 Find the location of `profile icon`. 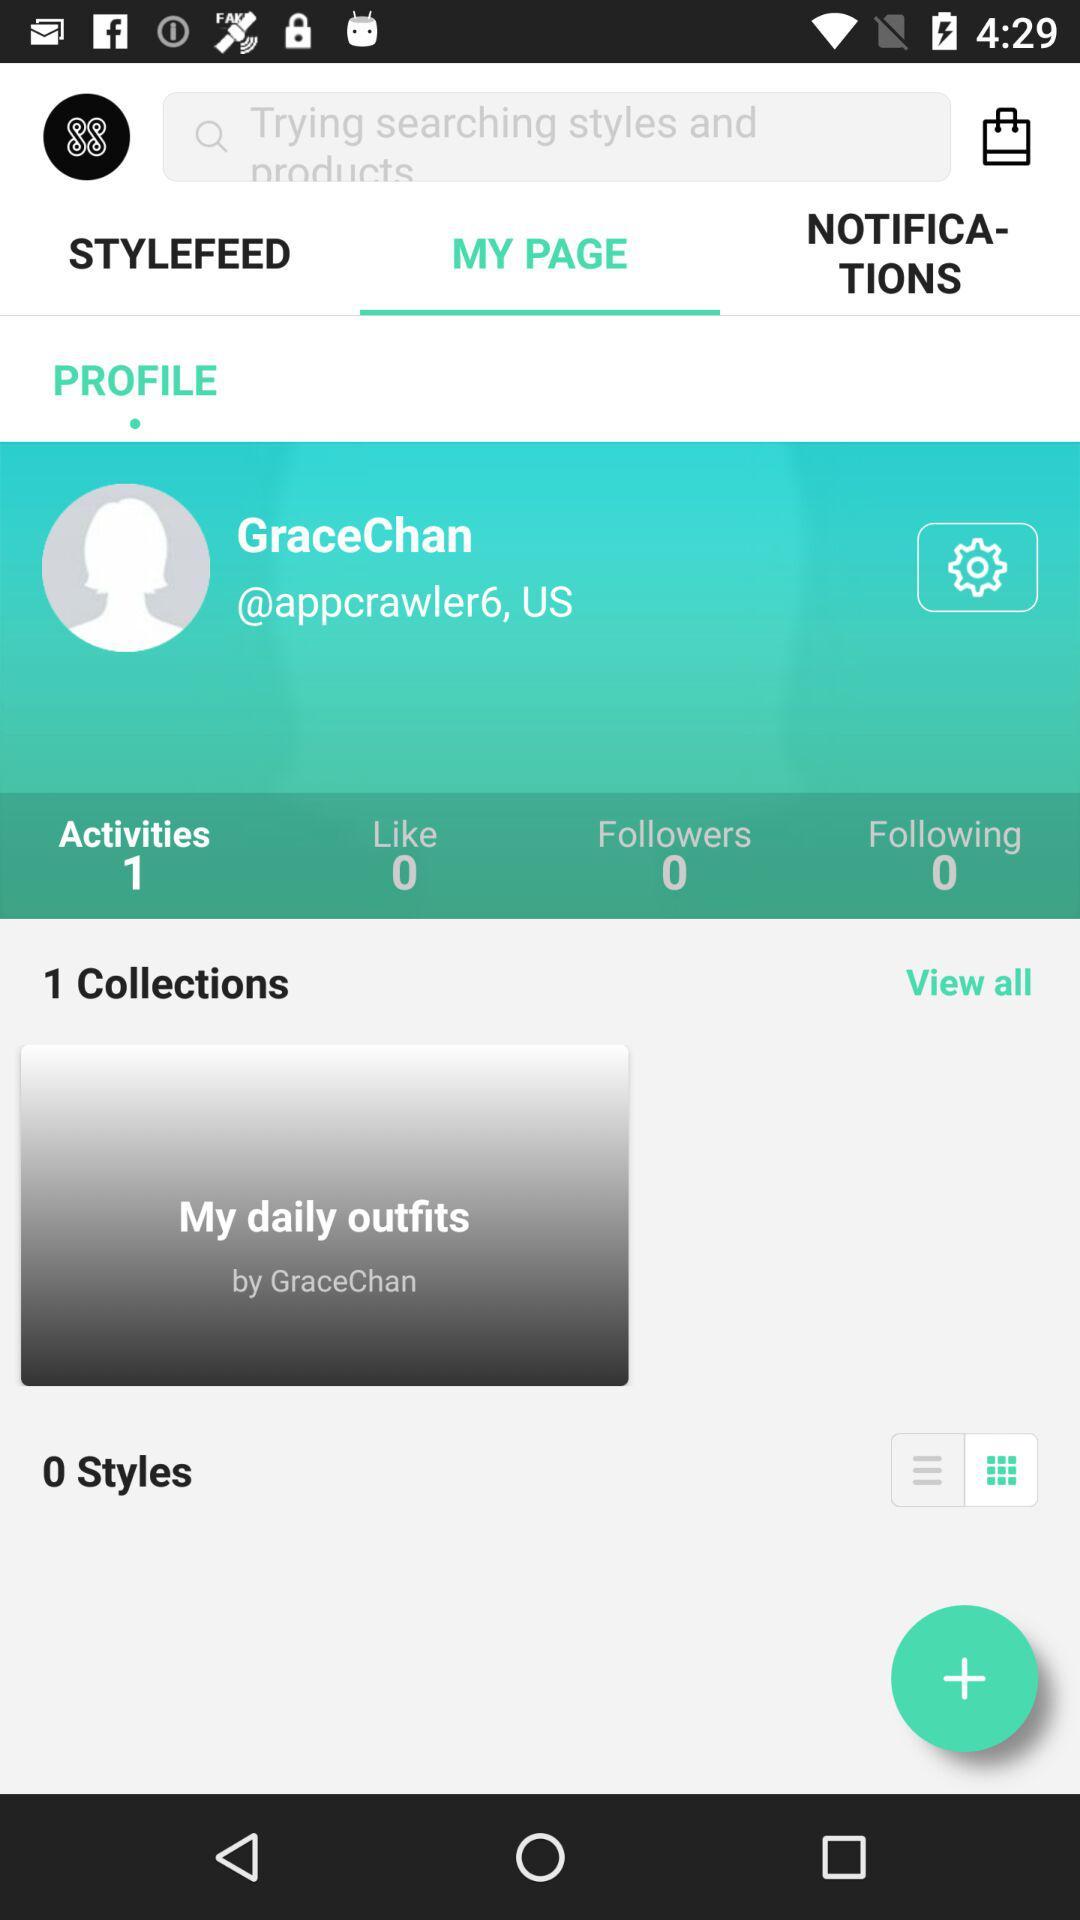

profile icon is located at coordinates (135, 378).